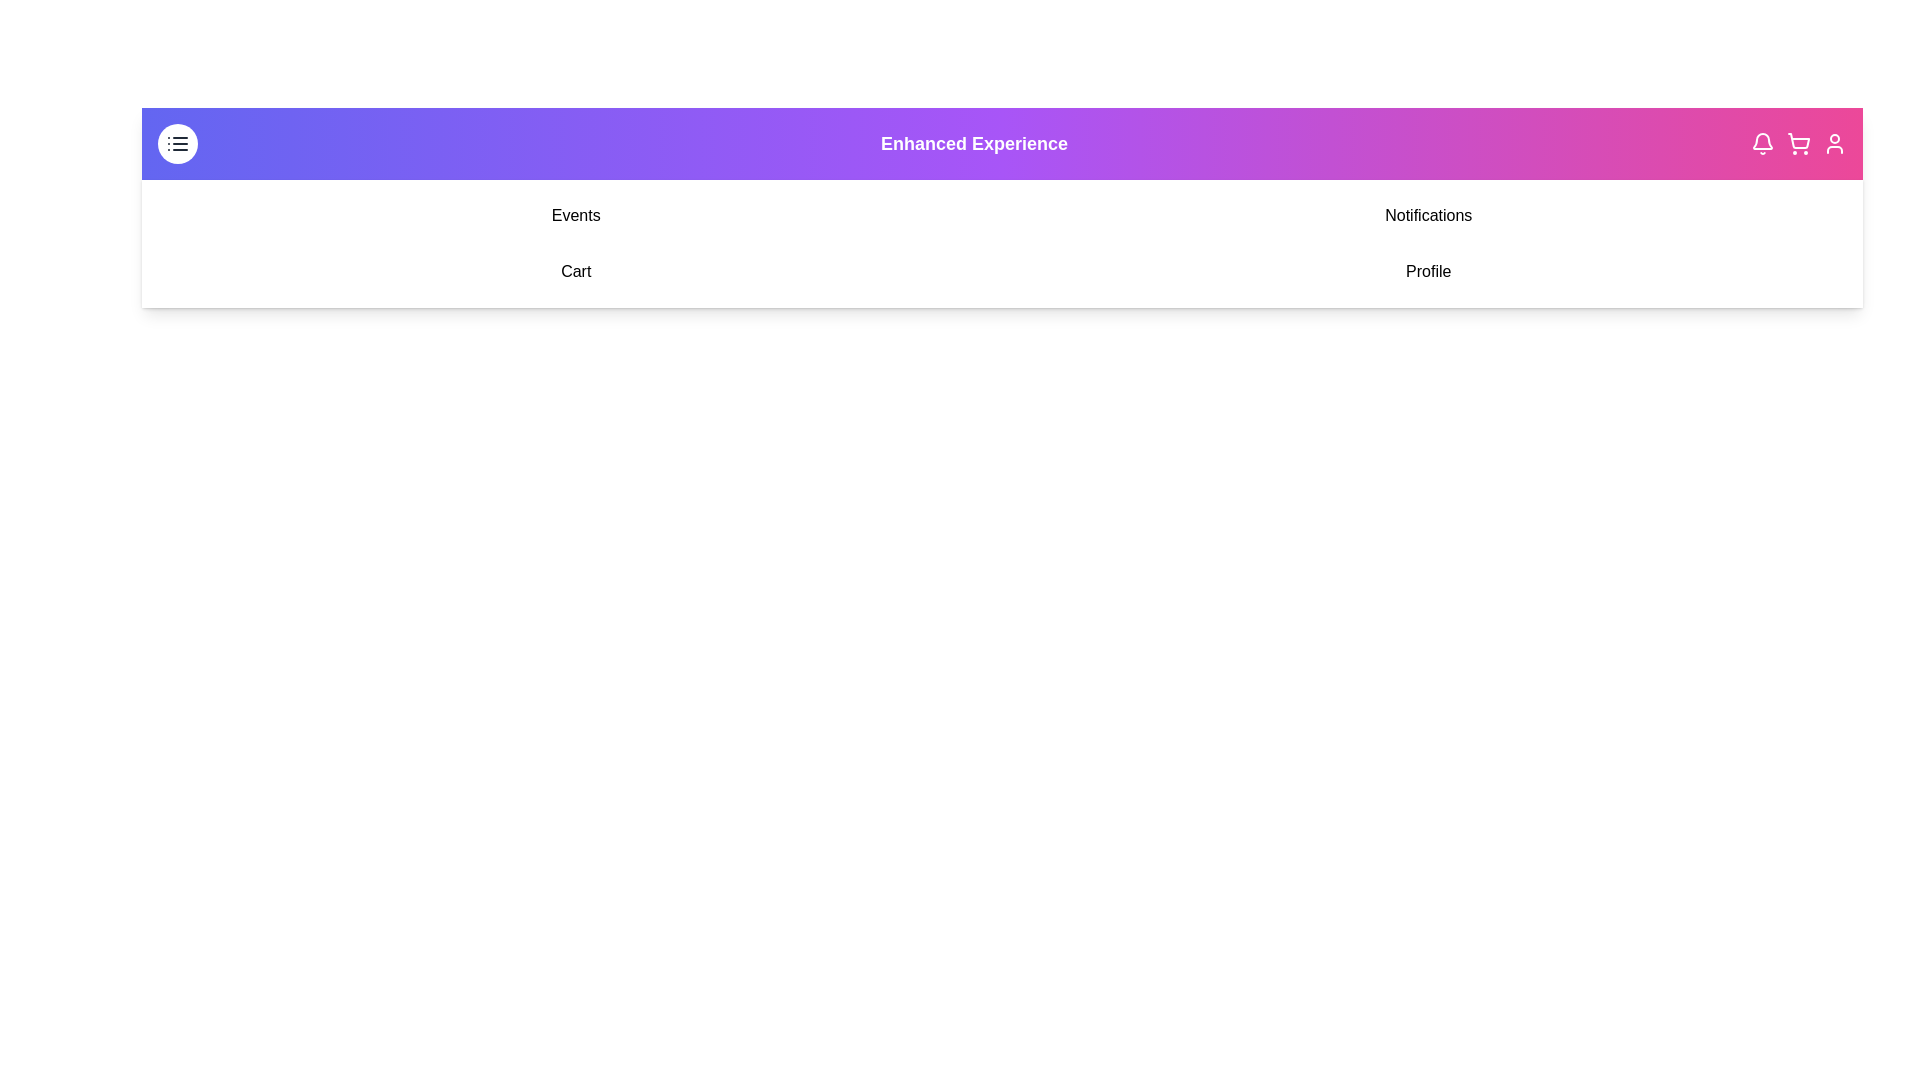 Image resolution: width=1920 pixels, height=1080 pixels. I want to click on the menu item Notifications in the navigation menu, so click(1427, 216).